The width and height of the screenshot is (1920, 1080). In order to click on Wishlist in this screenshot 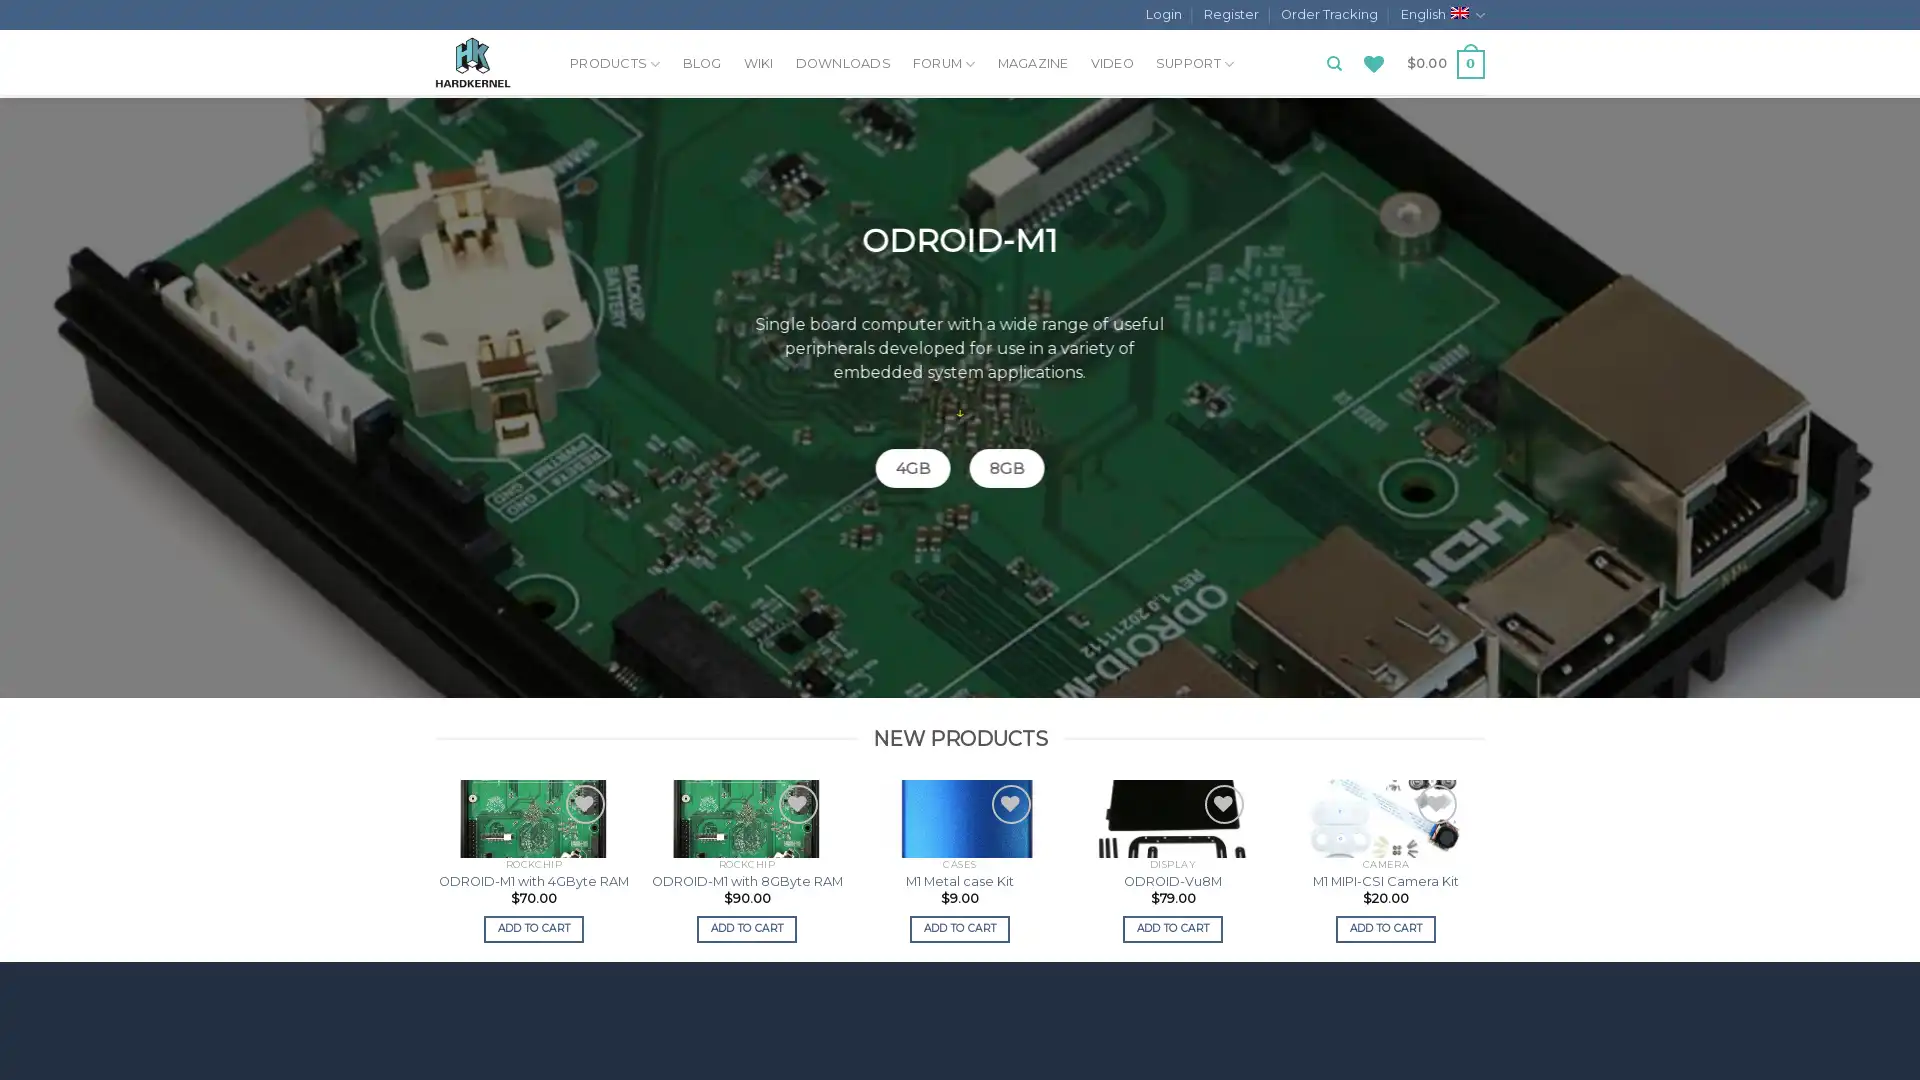, I will do `click(1010, 803)`.